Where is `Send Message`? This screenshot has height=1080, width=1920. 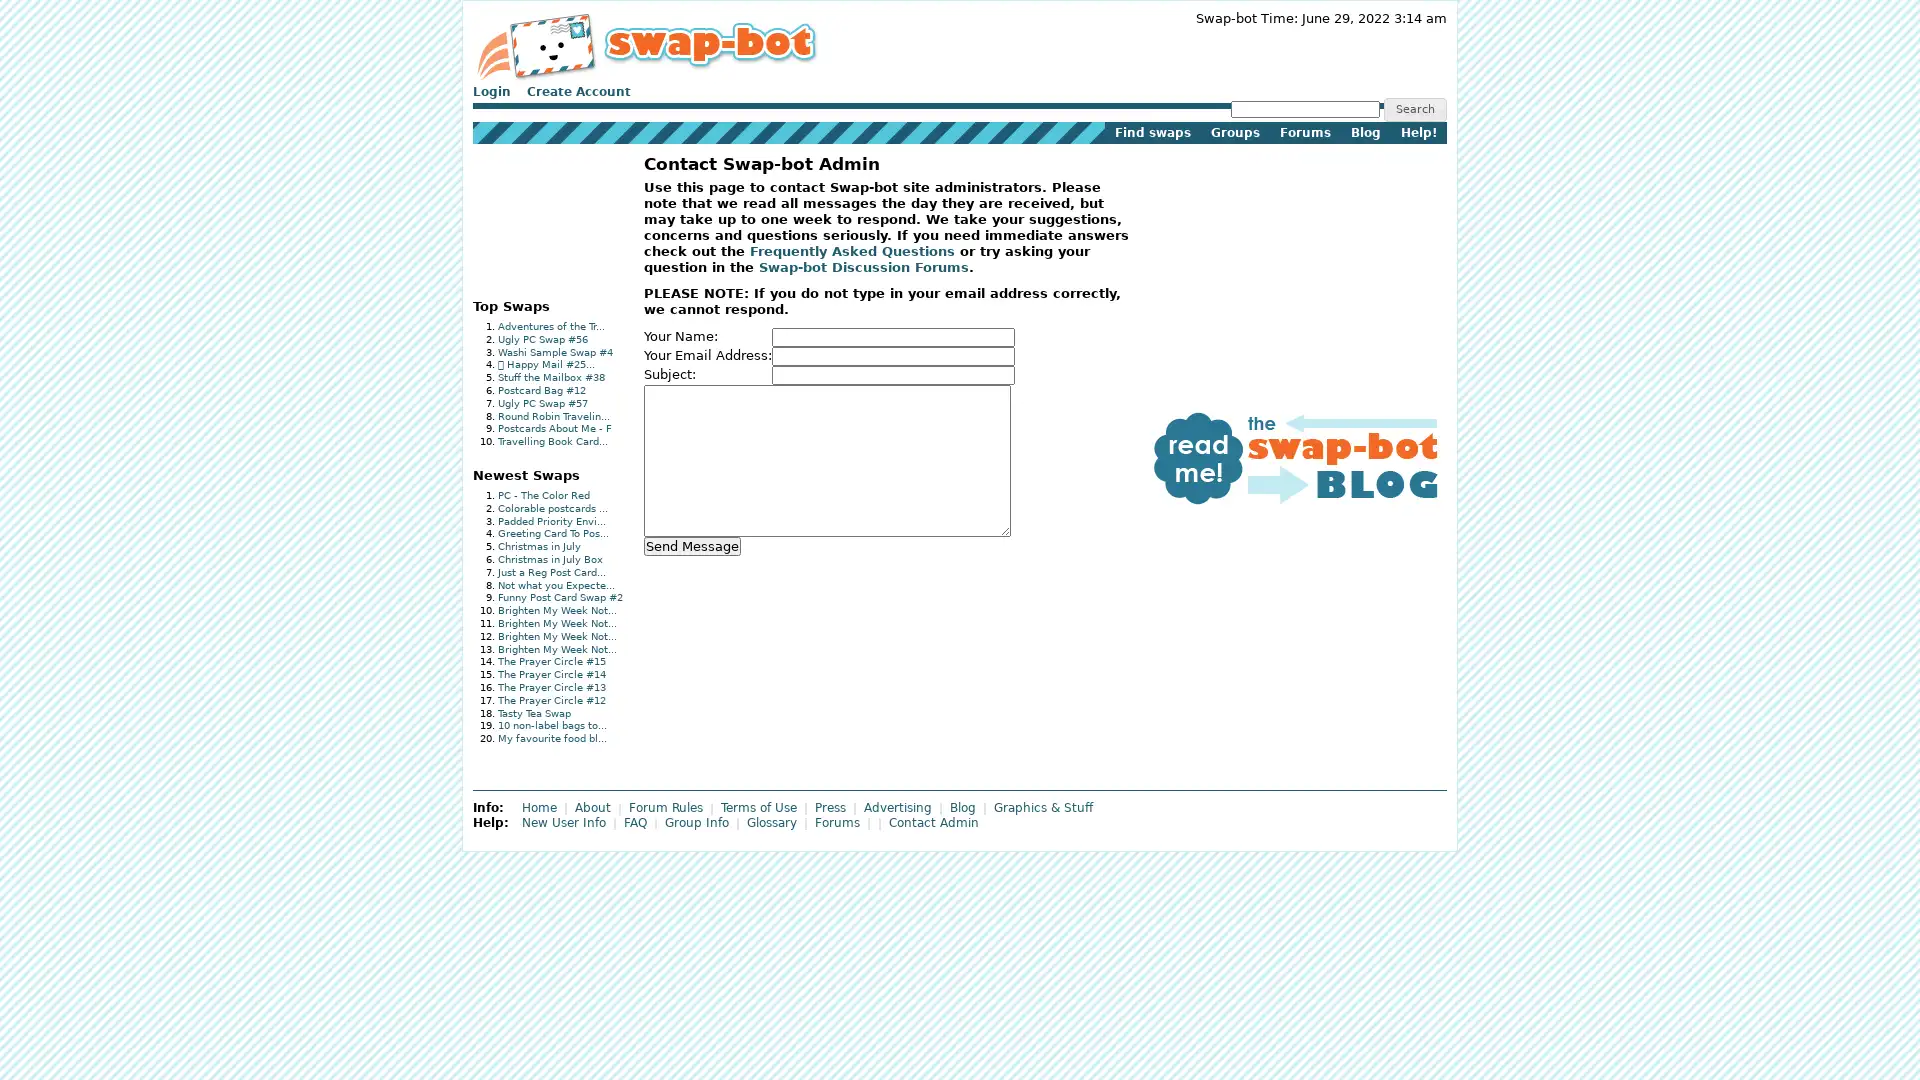 Send Message is located at coordinates (691, 545).